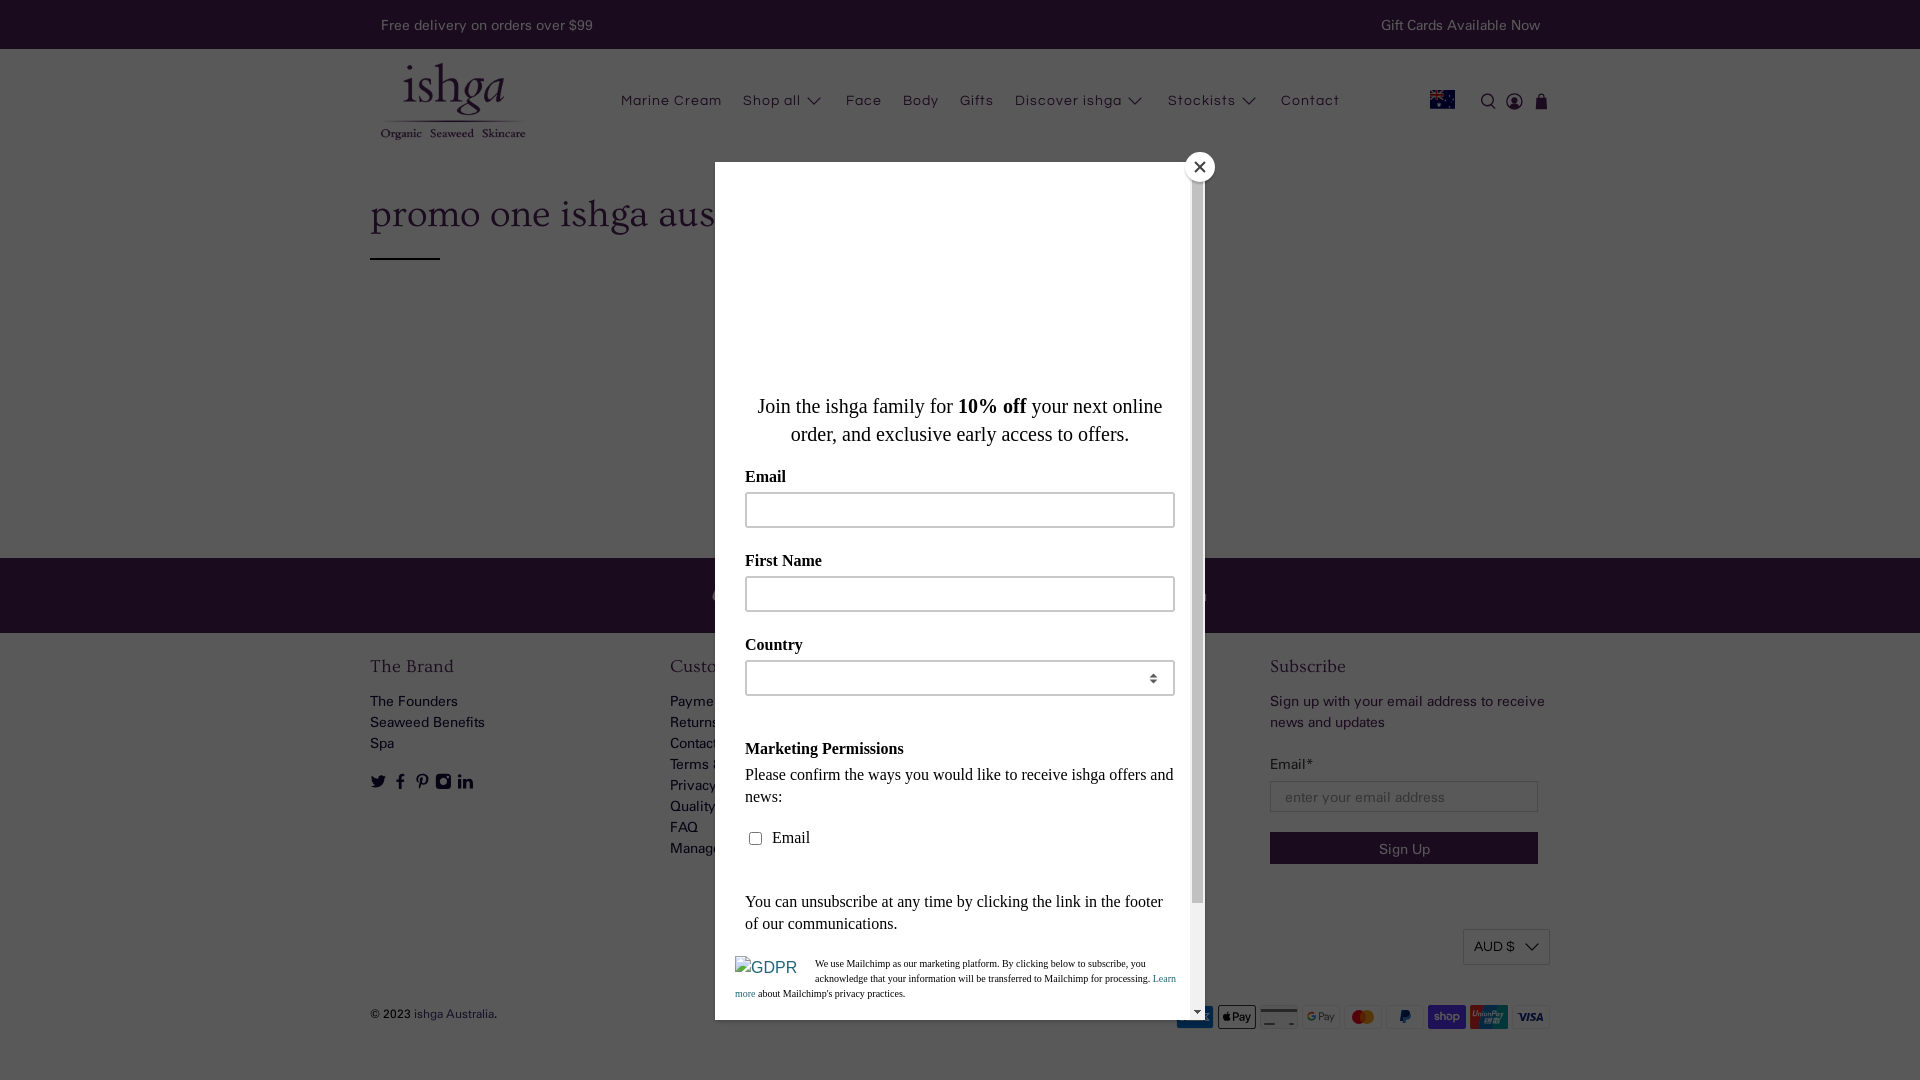 The height and width of the screenshot is (1080, 1920). Describe the element at coordinates (1080, 101) in the screenshot. I see `'Discover ishga'` at that location.